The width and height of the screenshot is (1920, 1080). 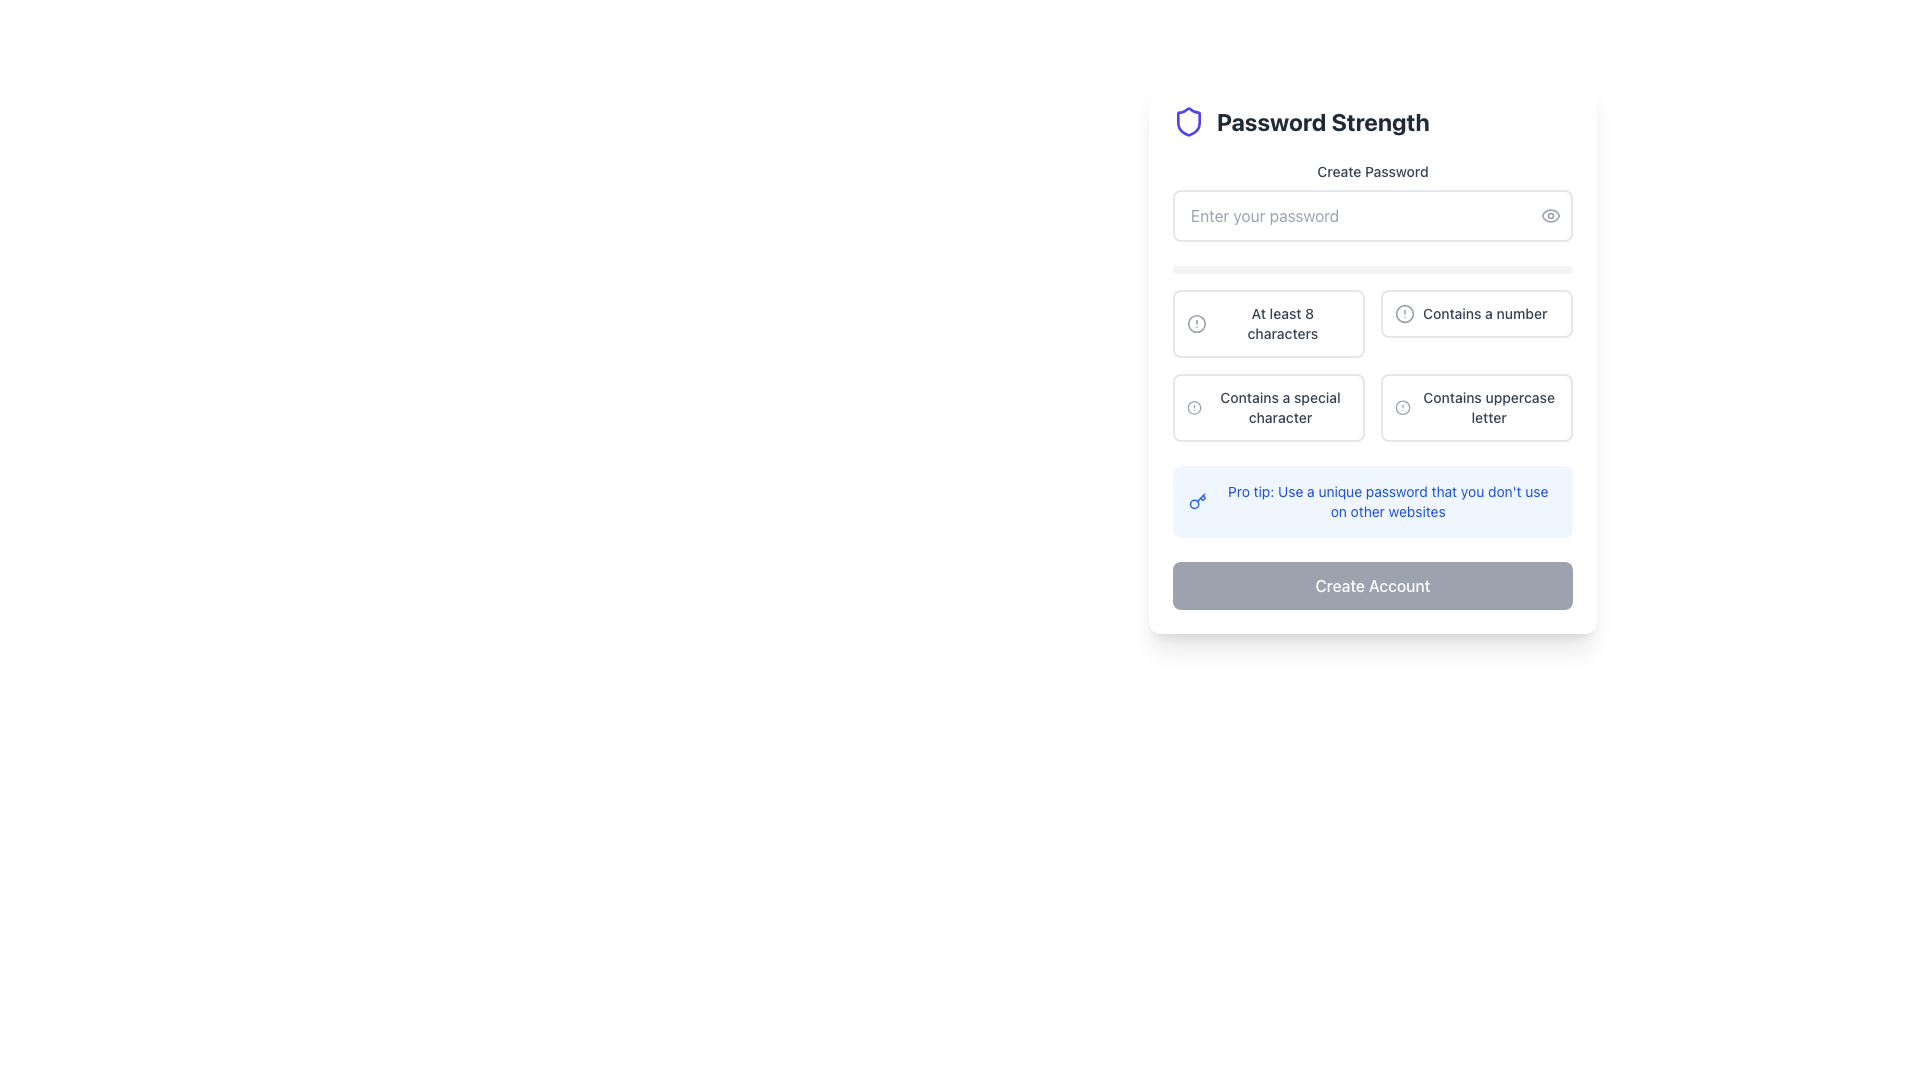 What do you see at coordinates (1477, 407) in the screenshot?
I see `information from the informational label with the text 'Contains uppercase letter' located in the bottom-right corner of the password criteria grid` at bounding box center [1477, 407].